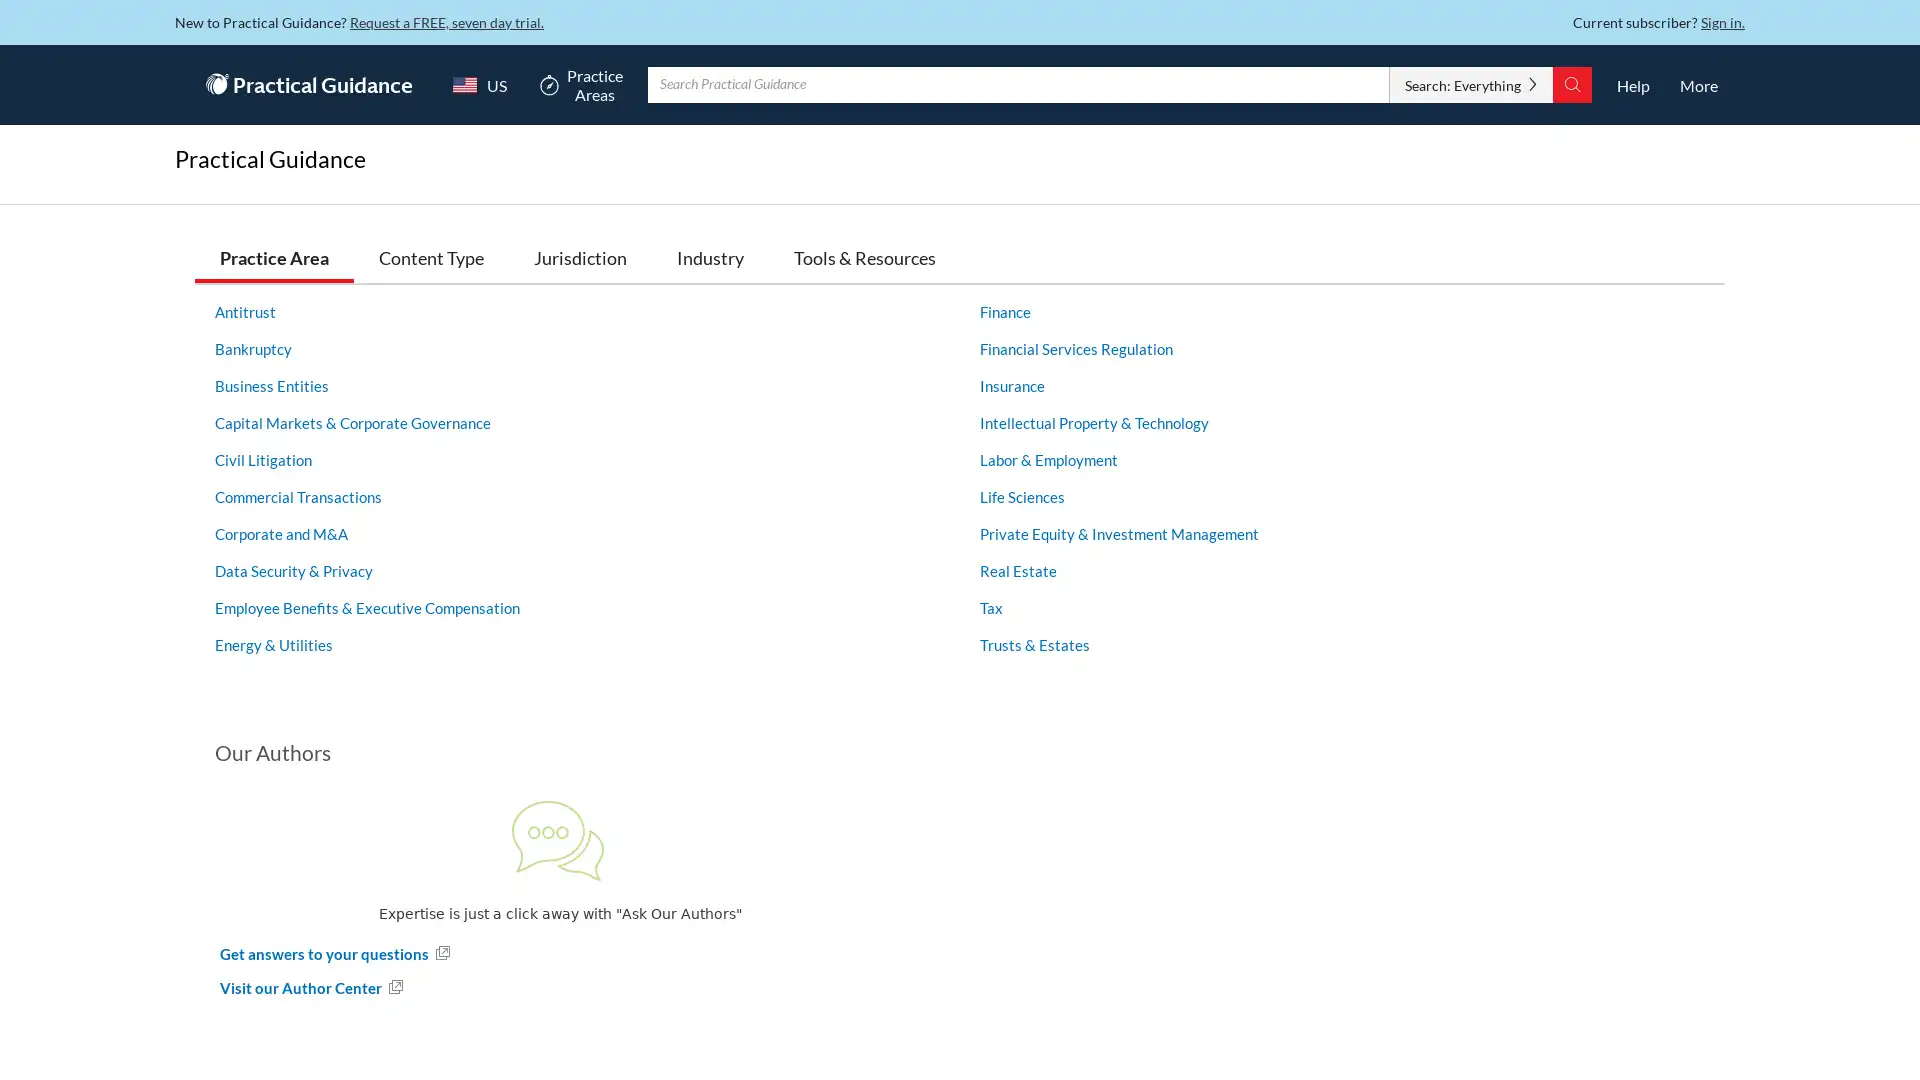  Describe the element at coordinates (1471, 83) in the screenshot. I see `Search: Everything` at that location.